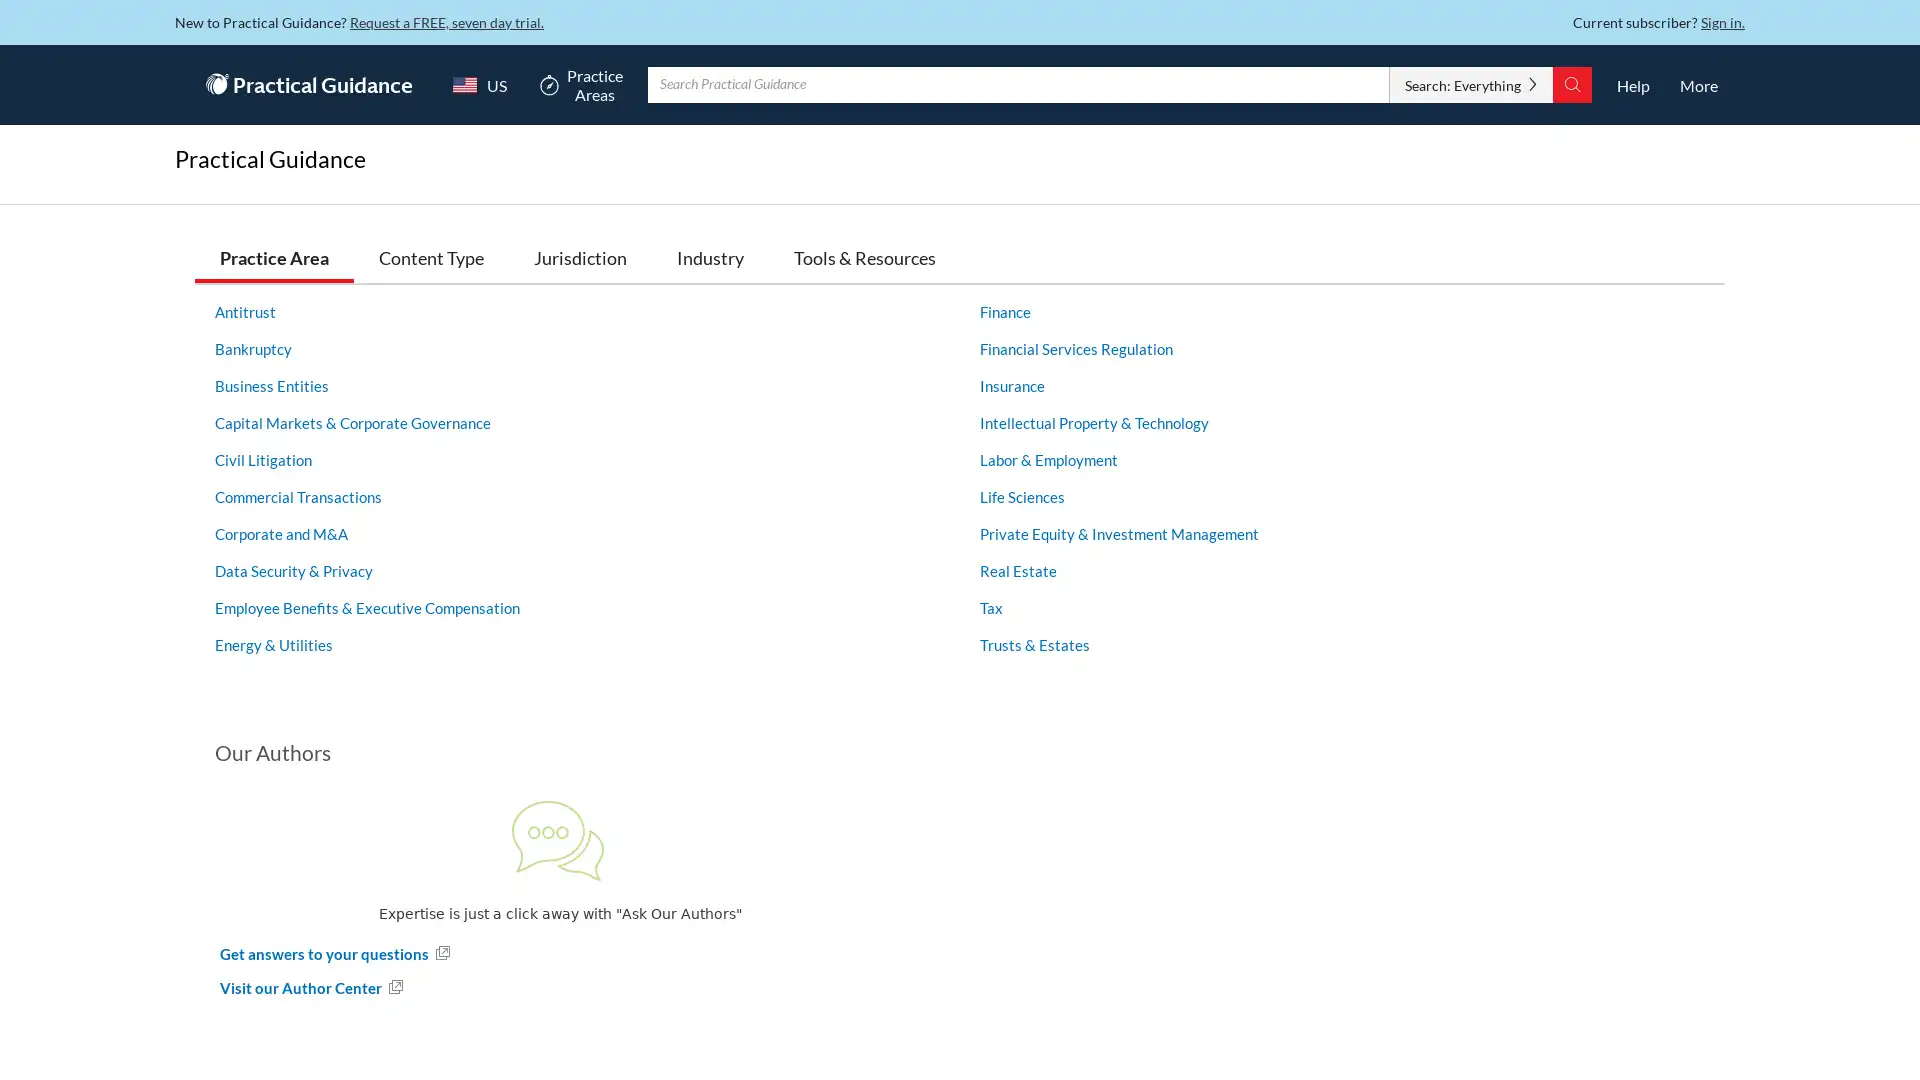  Describe the element at coordinates (1471, 83) in the screenshot. I see `Search: Everything` at that location.